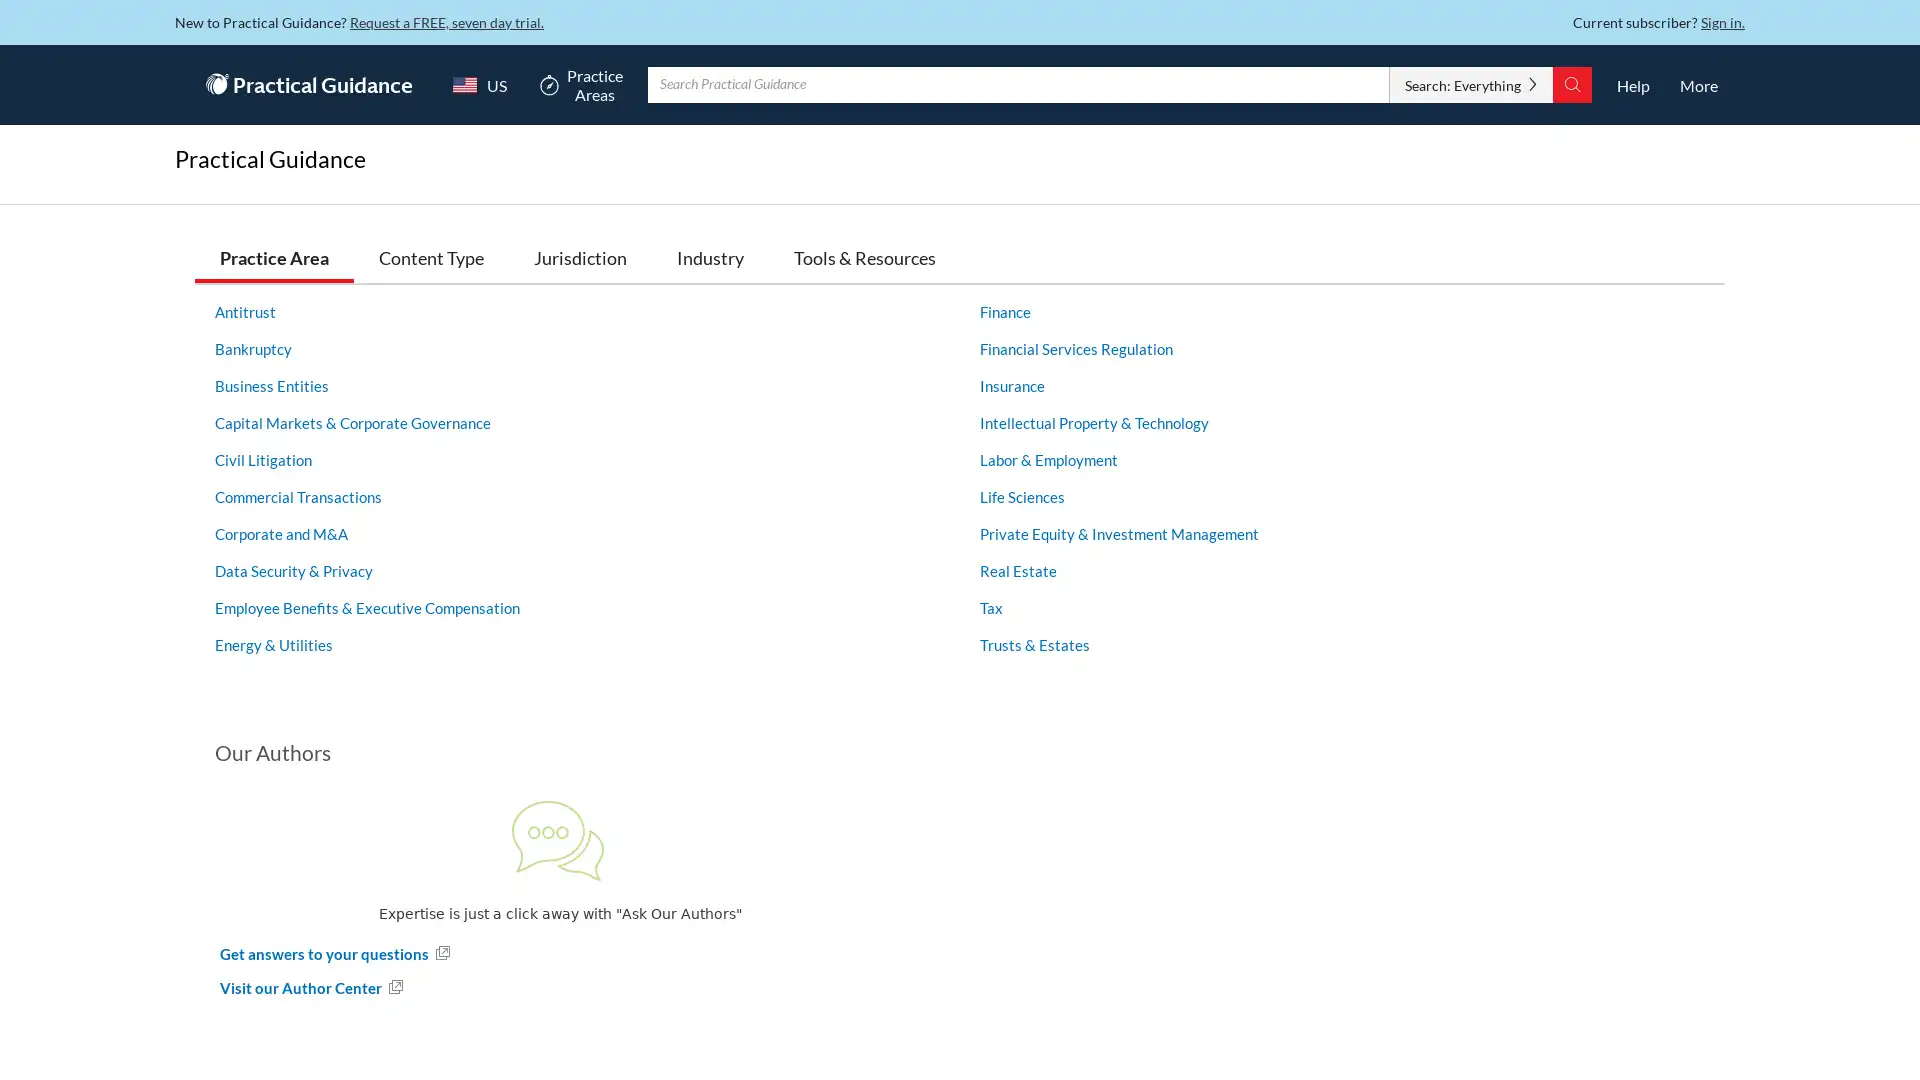  Describe the element at coordinates (1471, 83) in the screenshot. I see `Search: Everything` at that location.